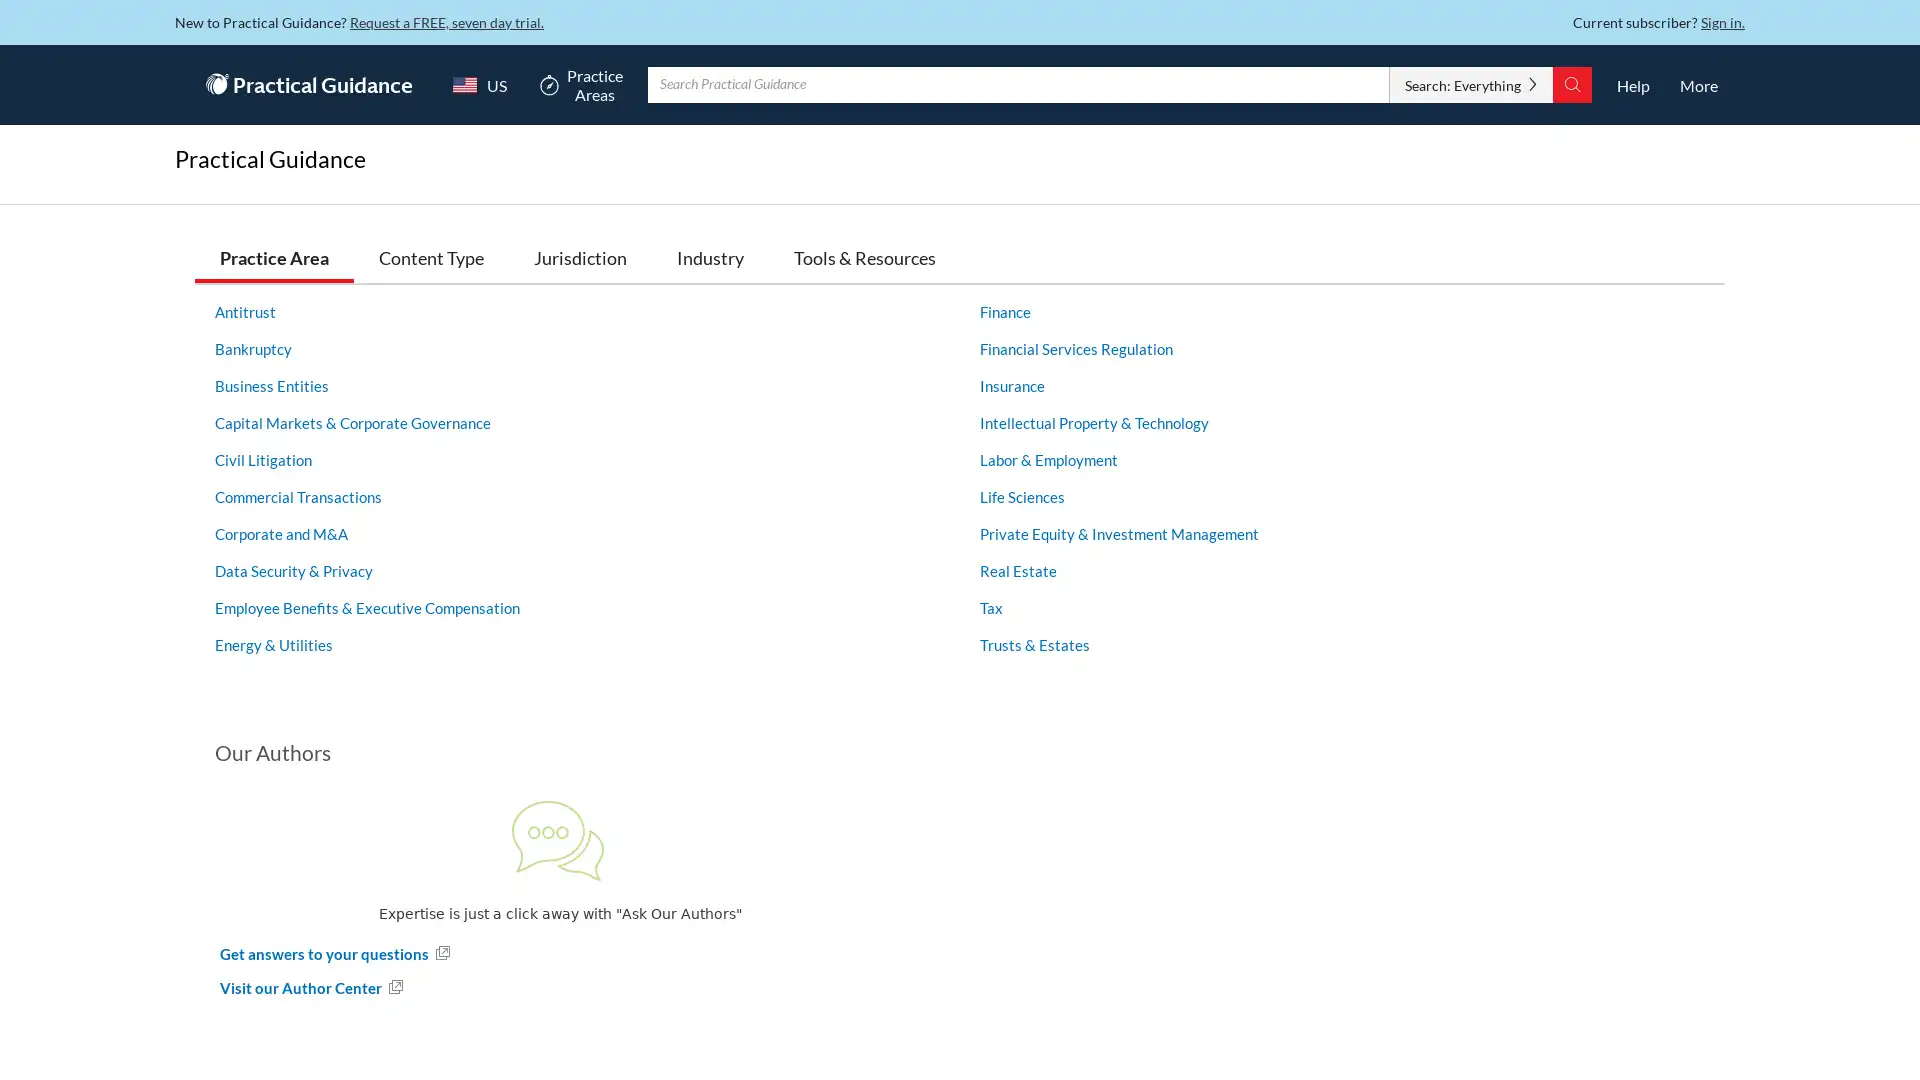  Describe the element at coordinates (1471, 83) in the screenshot. I see `Search: Everything` at that location.